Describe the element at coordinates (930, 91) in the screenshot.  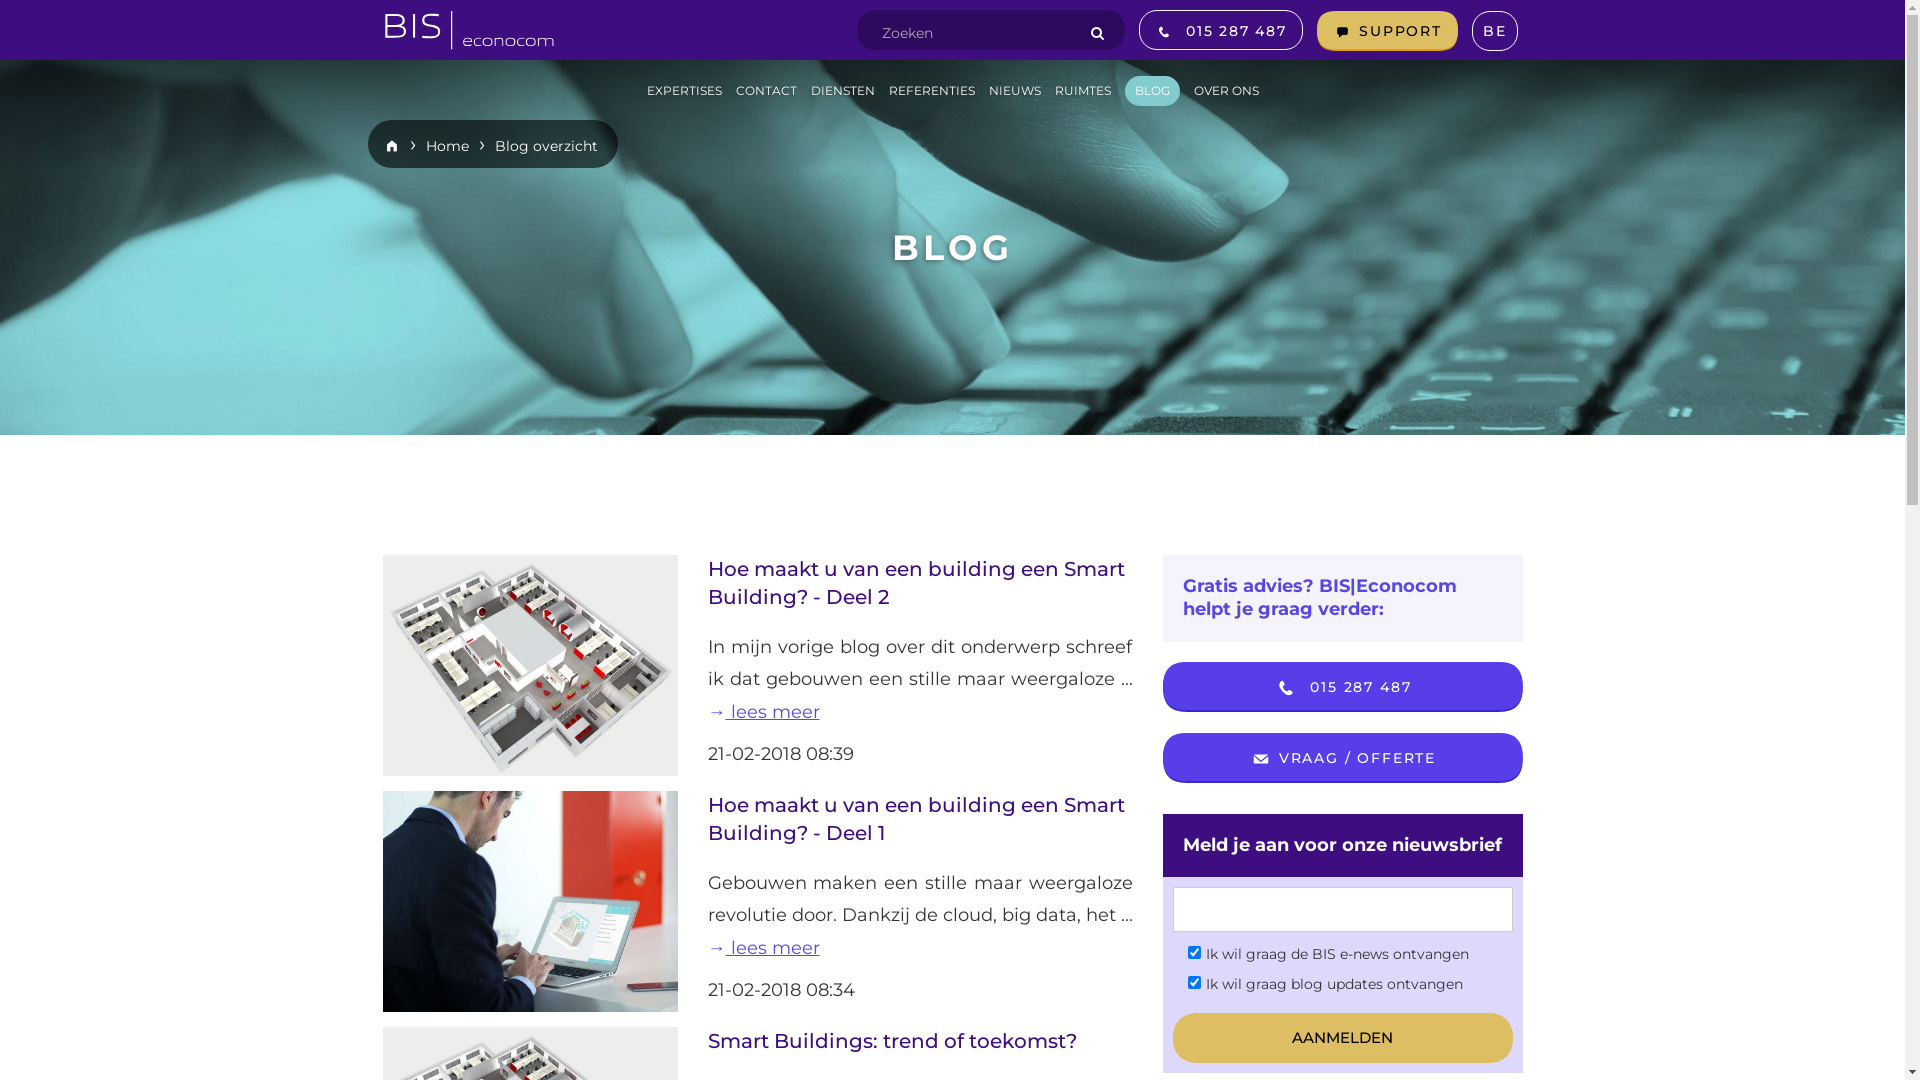
I see `'REFERENTIES'` at that location.